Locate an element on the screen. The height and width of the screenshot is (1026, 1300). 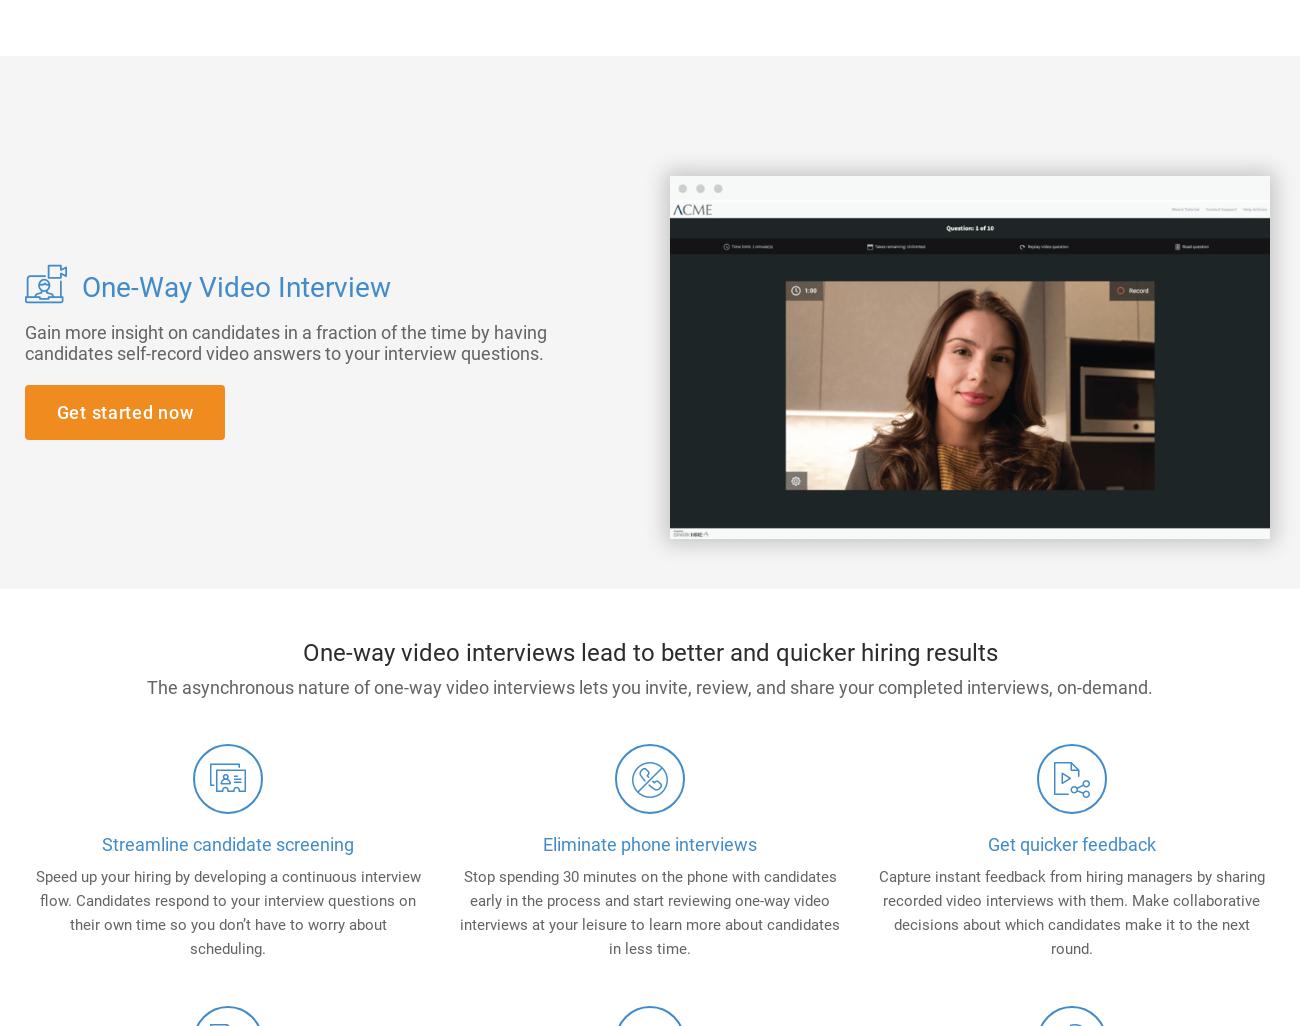
'All Resources' is located at coordinates (941, 490).